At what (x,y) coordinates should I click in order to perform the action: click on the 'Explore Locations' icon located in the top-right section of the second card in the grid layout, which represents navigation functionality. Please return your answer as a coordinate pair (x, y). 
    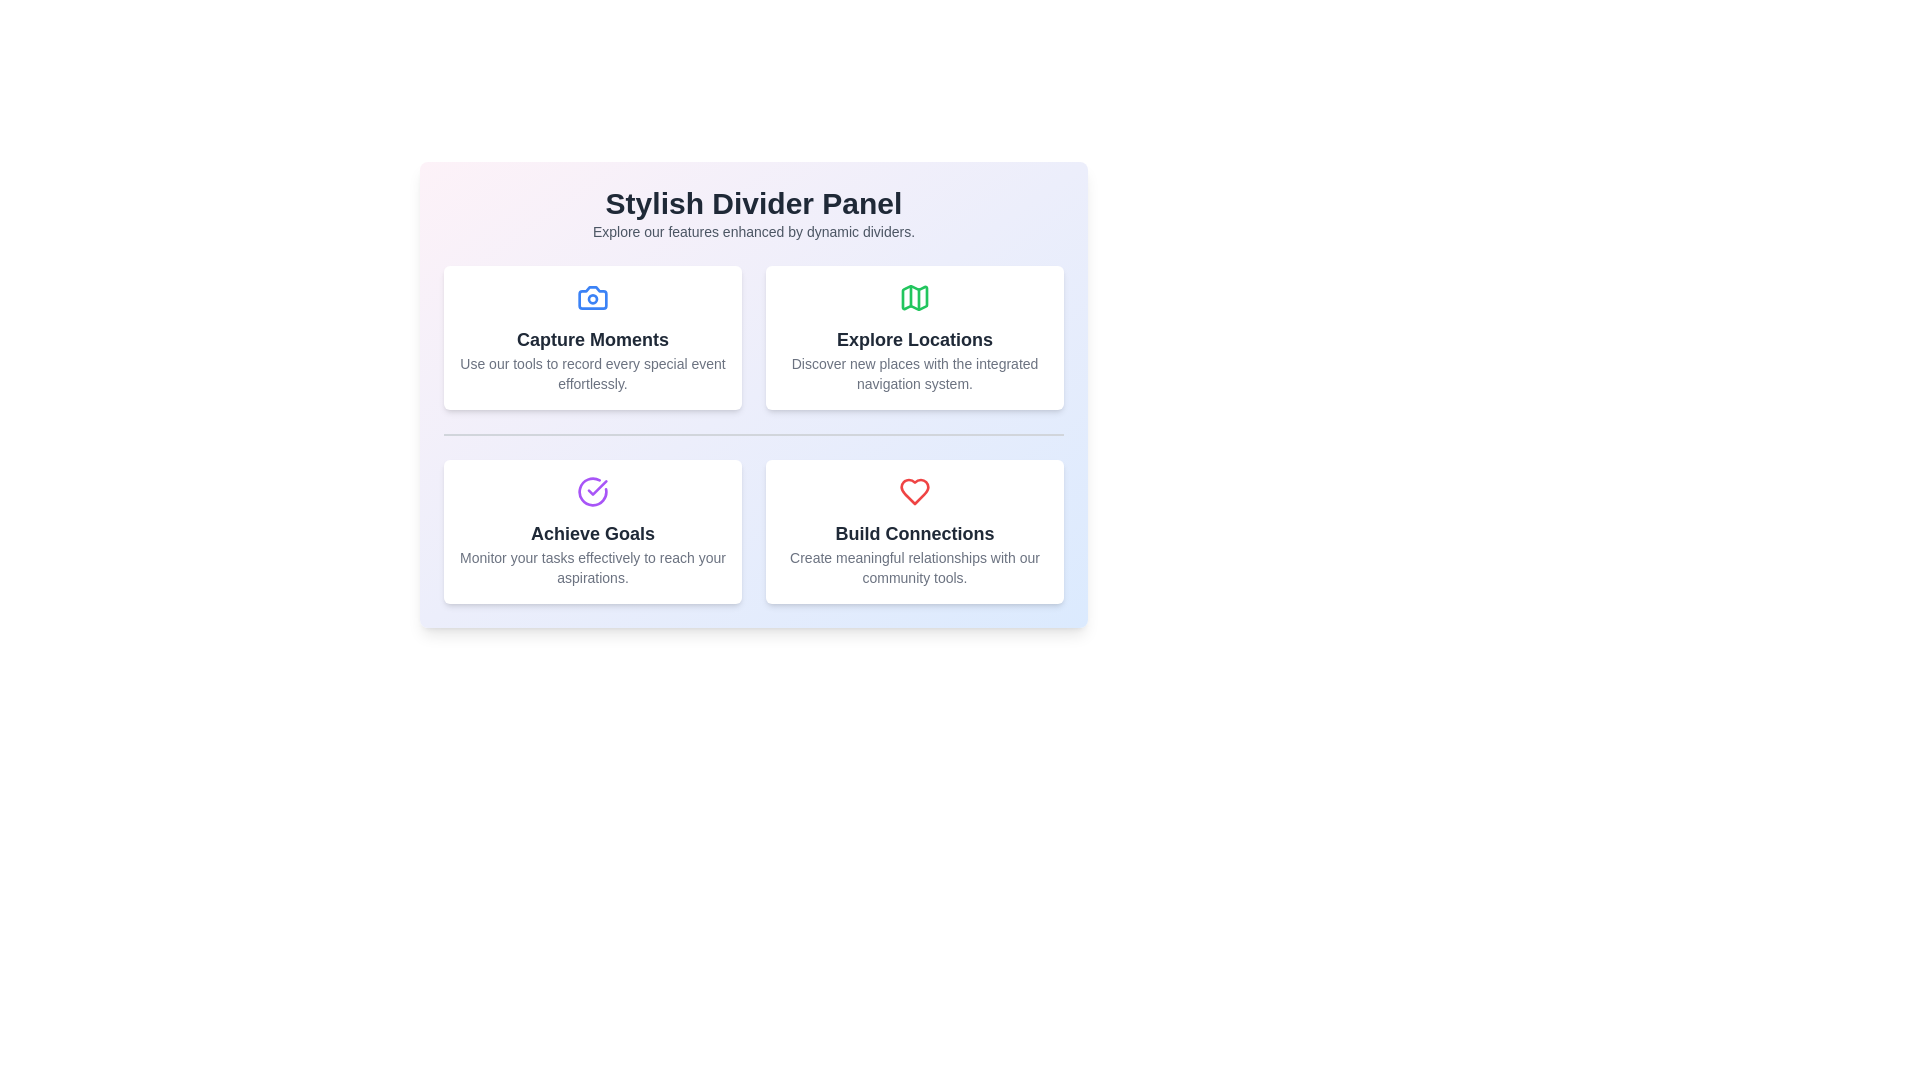
    Looking at the image, I should click on (914, 297).